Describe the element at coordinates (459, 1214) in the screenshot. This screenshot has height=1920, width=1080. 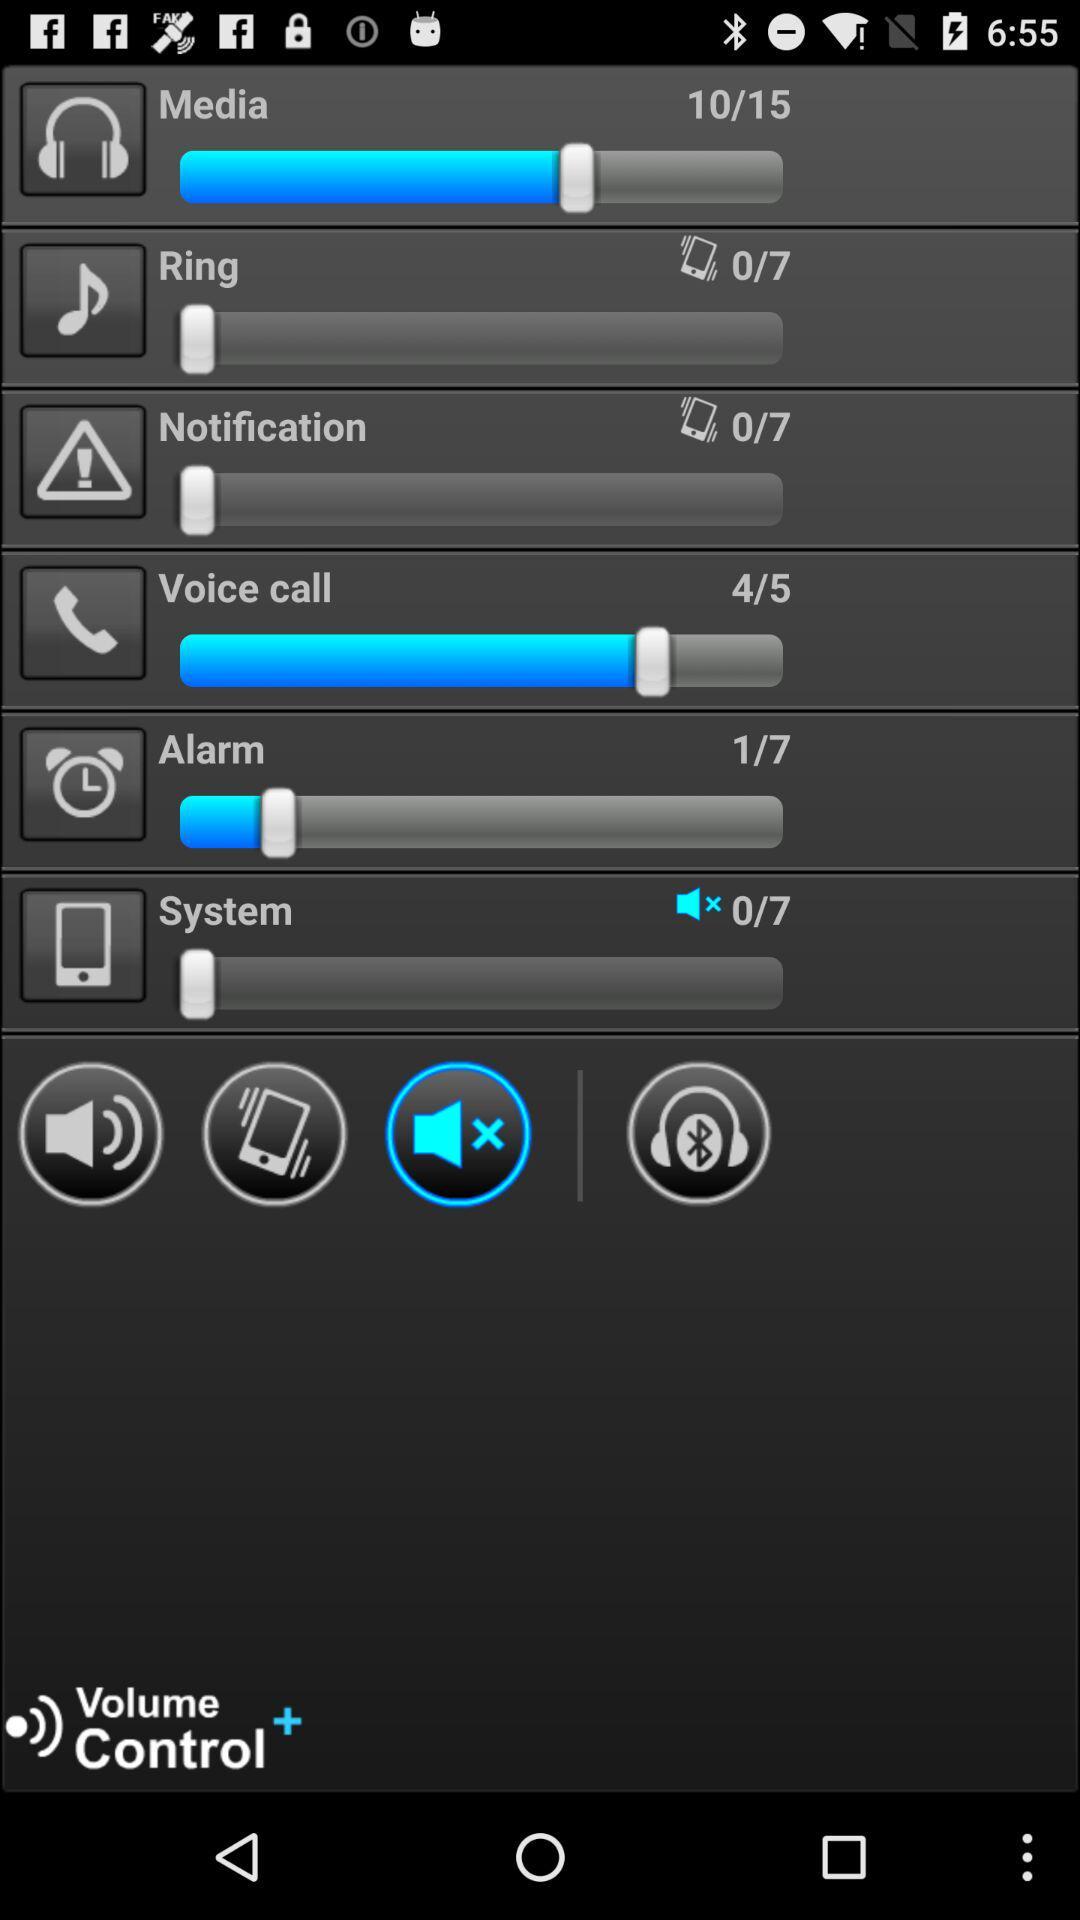
I see `the volume icon` at that location.